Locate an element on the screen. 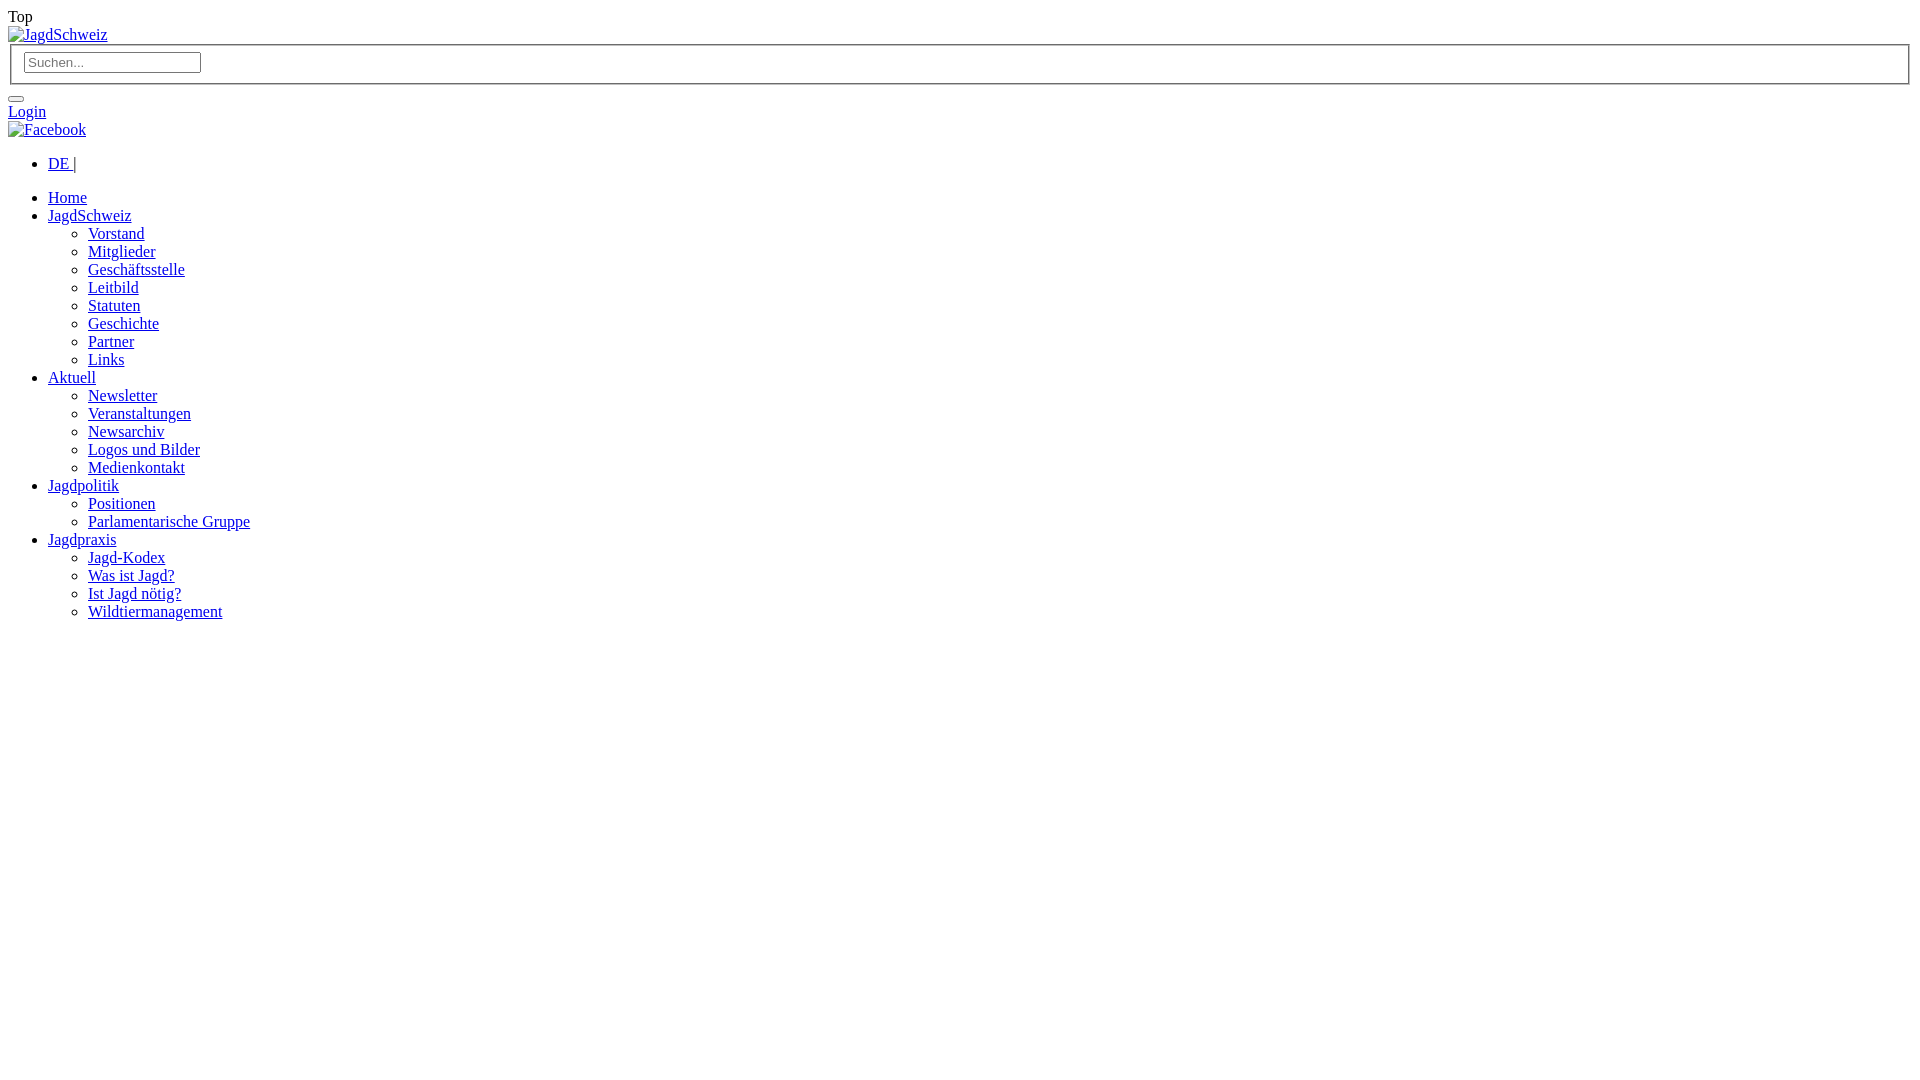  'Positionen' is located at coordinates (120, 502).